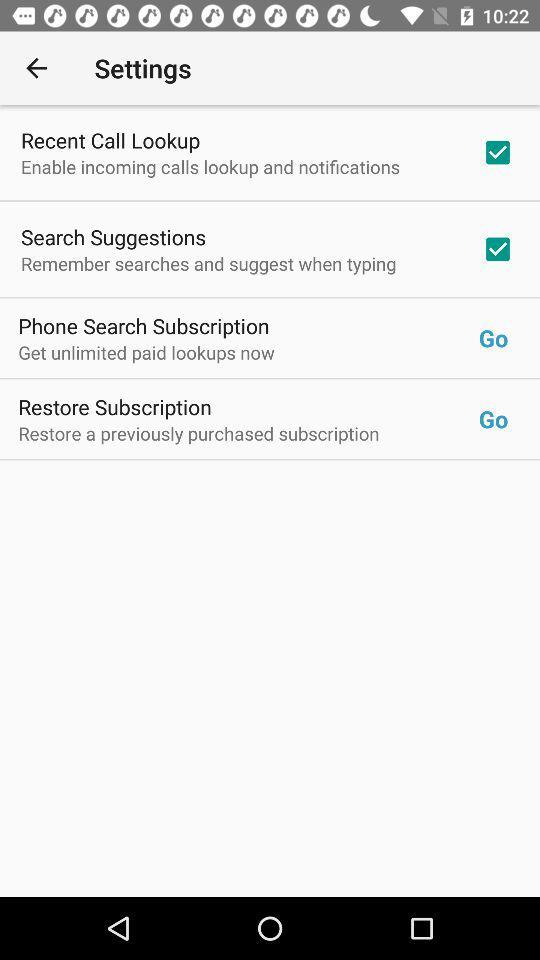 The image size is (540, 960). Describe the element at coordinates (113, 237) in the screenshot. I see `icon below the enable incoming calls icon` at that location.